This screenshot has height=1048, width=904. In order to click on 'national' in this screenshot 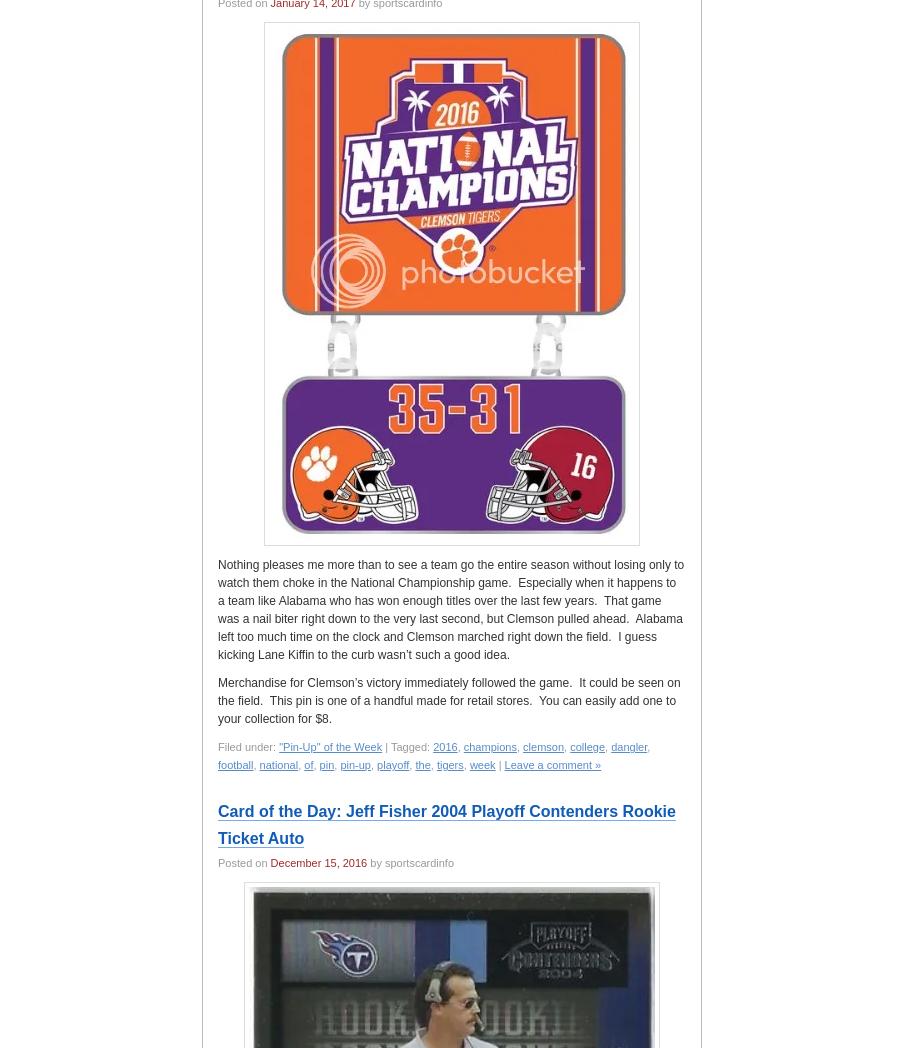, I will do `click(277, 765)`.